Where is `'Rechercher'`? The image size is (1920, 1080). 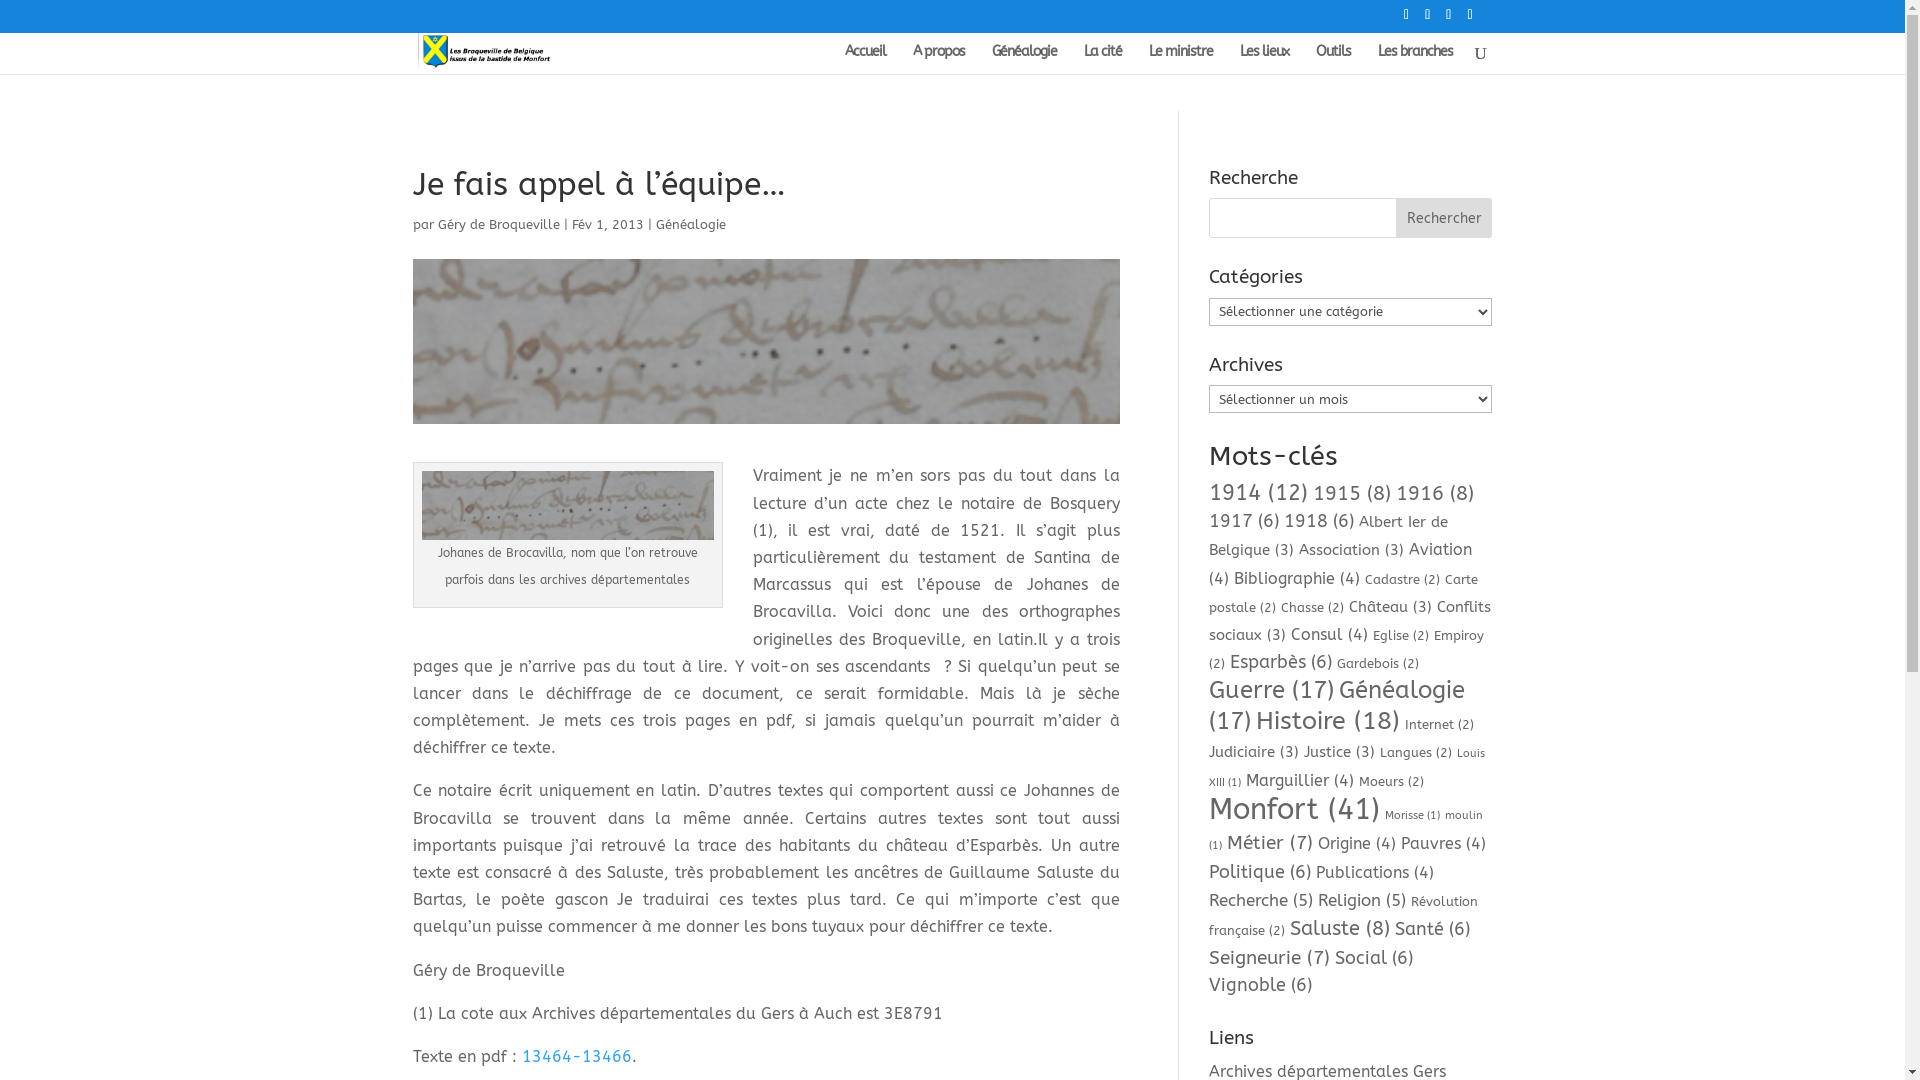
'Rechercher' is located at coordinates (1444, 218).